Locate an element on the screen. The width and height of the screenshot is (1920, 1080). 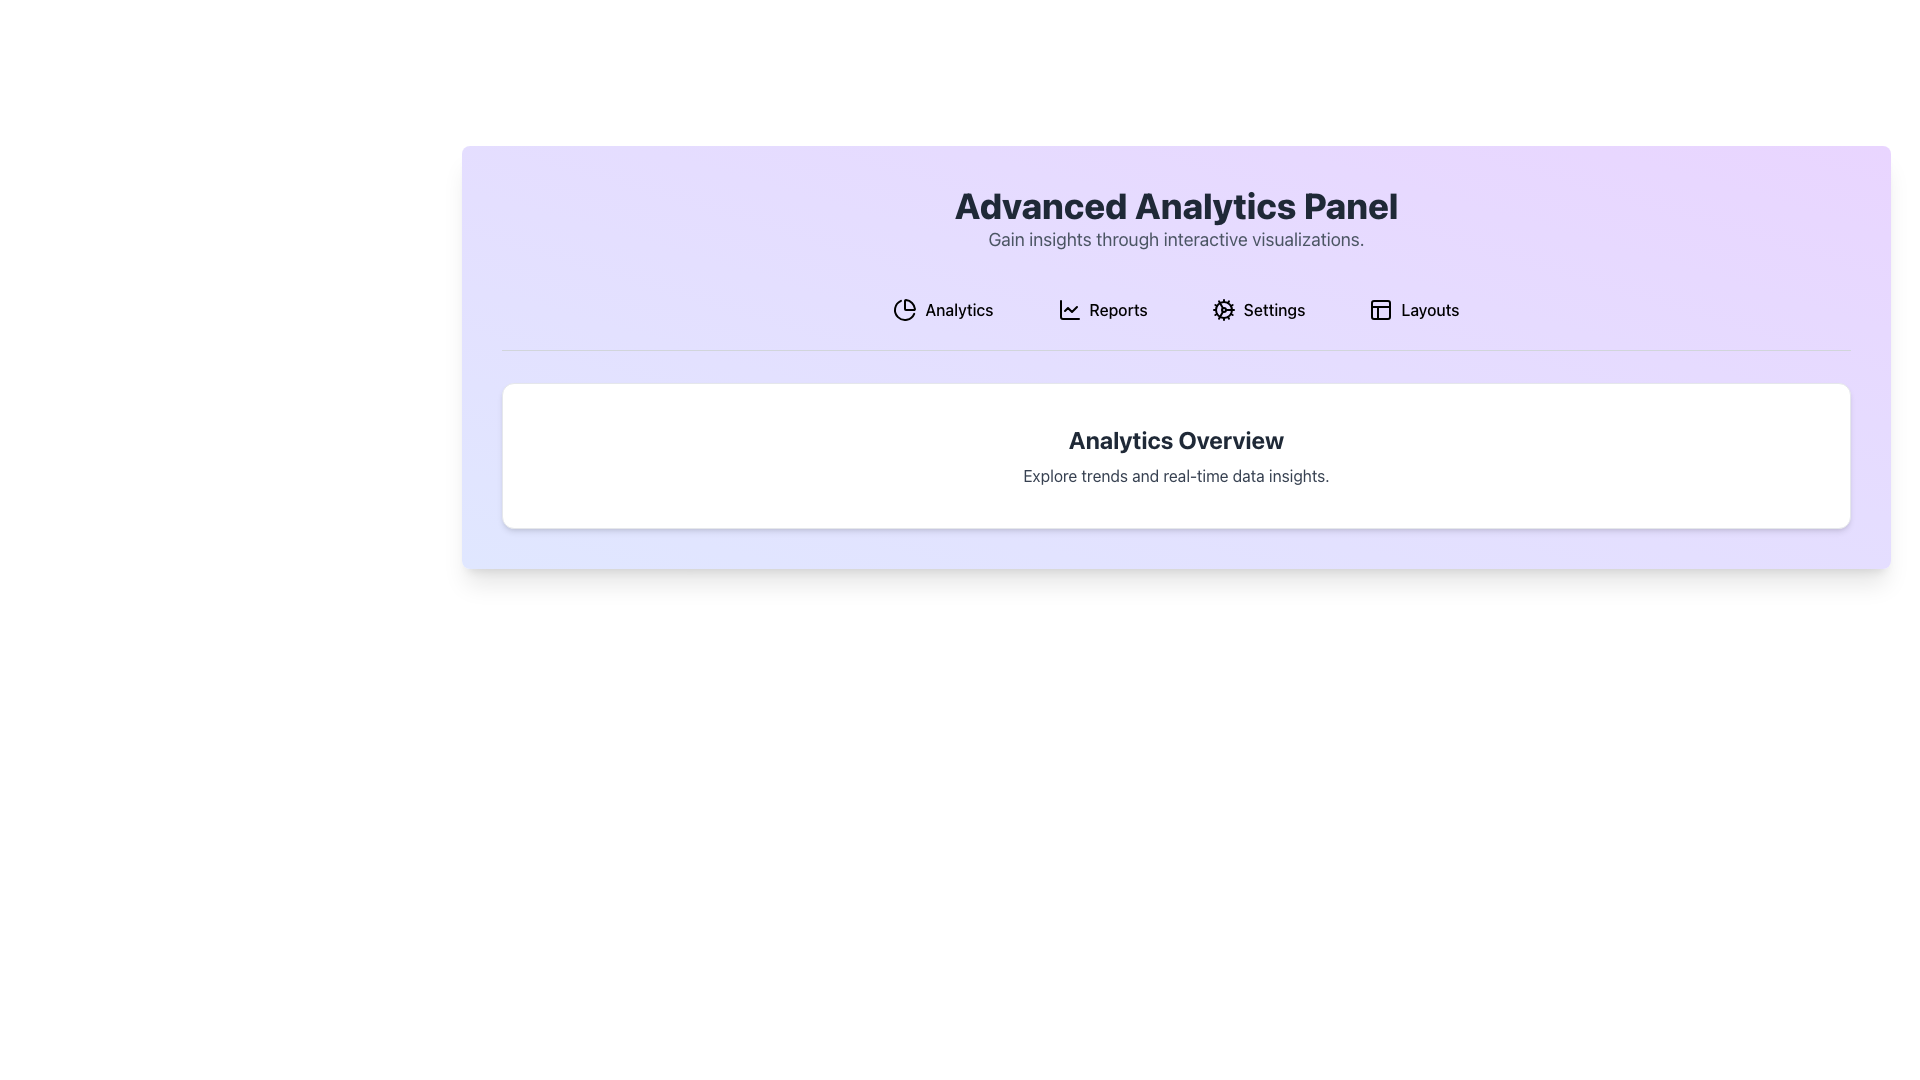
the line chart icon located in the 'Reports' section of the main navigation bar, which is positioned between the 'Analytics' and 'Settings' sections is located at coordinates (1068, 309).